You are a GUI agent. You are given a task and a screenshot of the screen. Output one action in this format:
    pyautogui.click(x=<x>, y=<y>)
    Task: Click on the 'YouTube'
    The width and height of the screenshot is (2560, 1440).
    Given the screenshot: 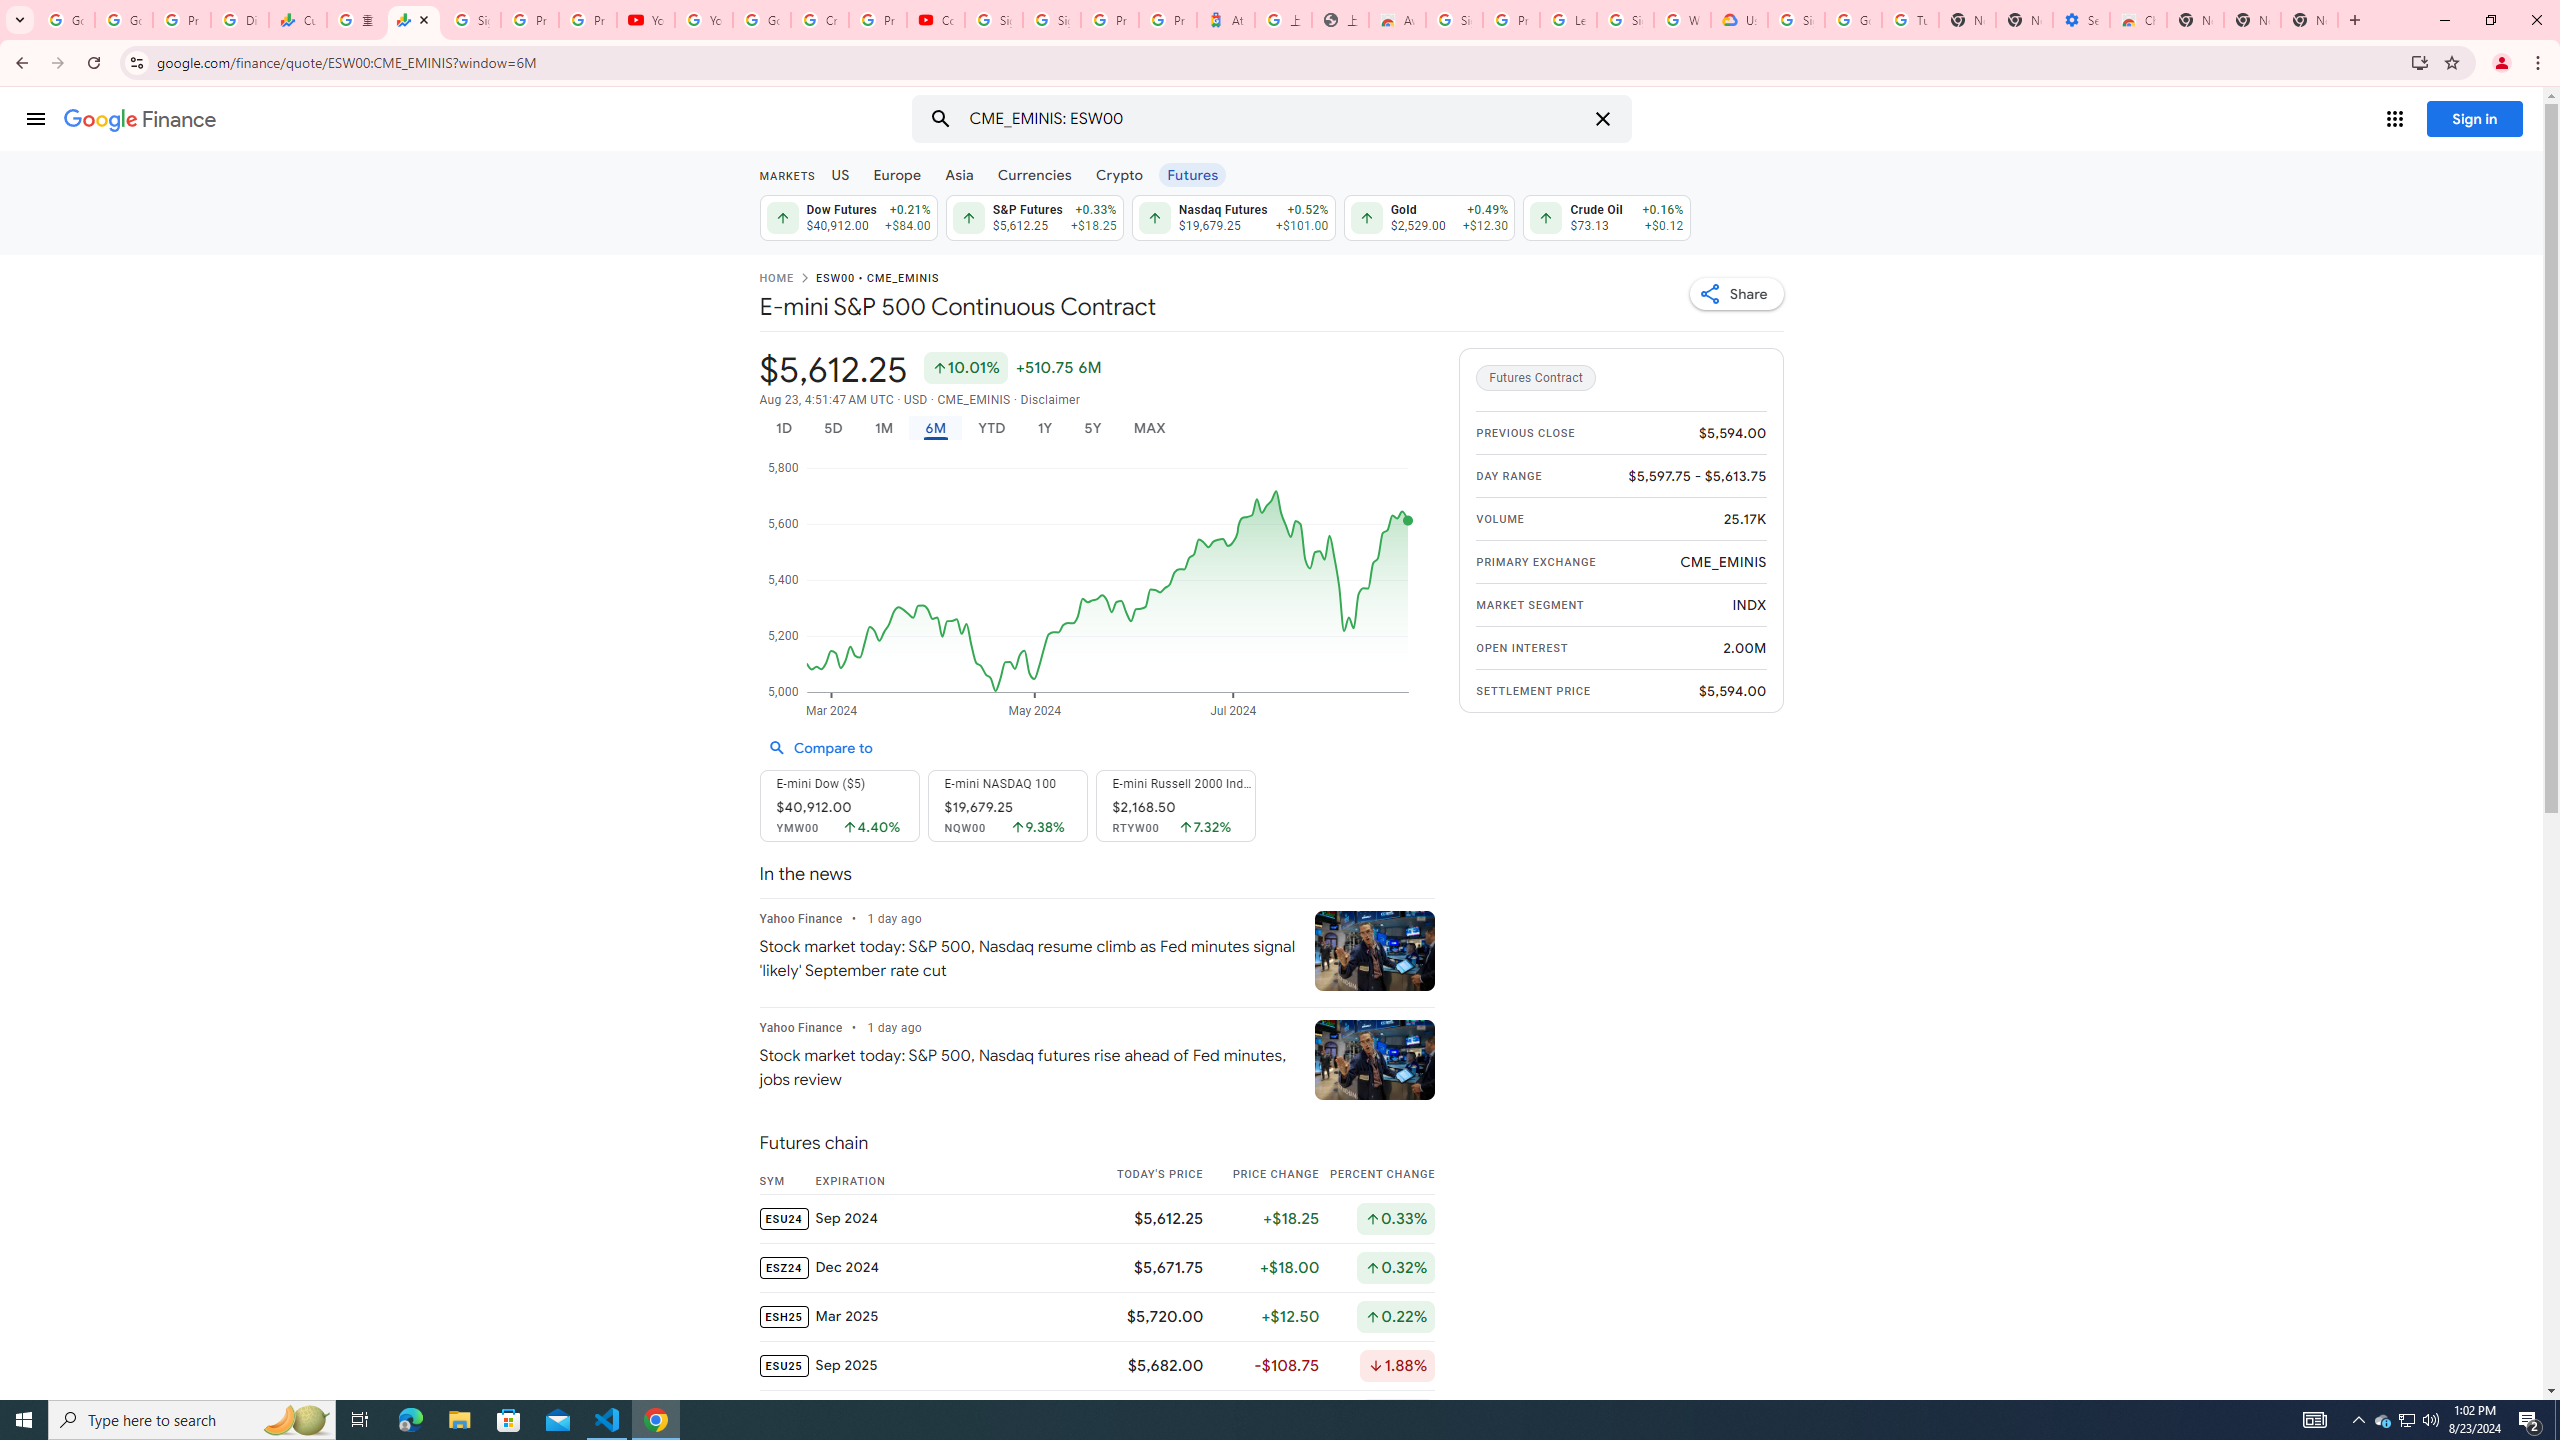 What is the action you would take?
    pyautogui.click(x=645, y=19)
    